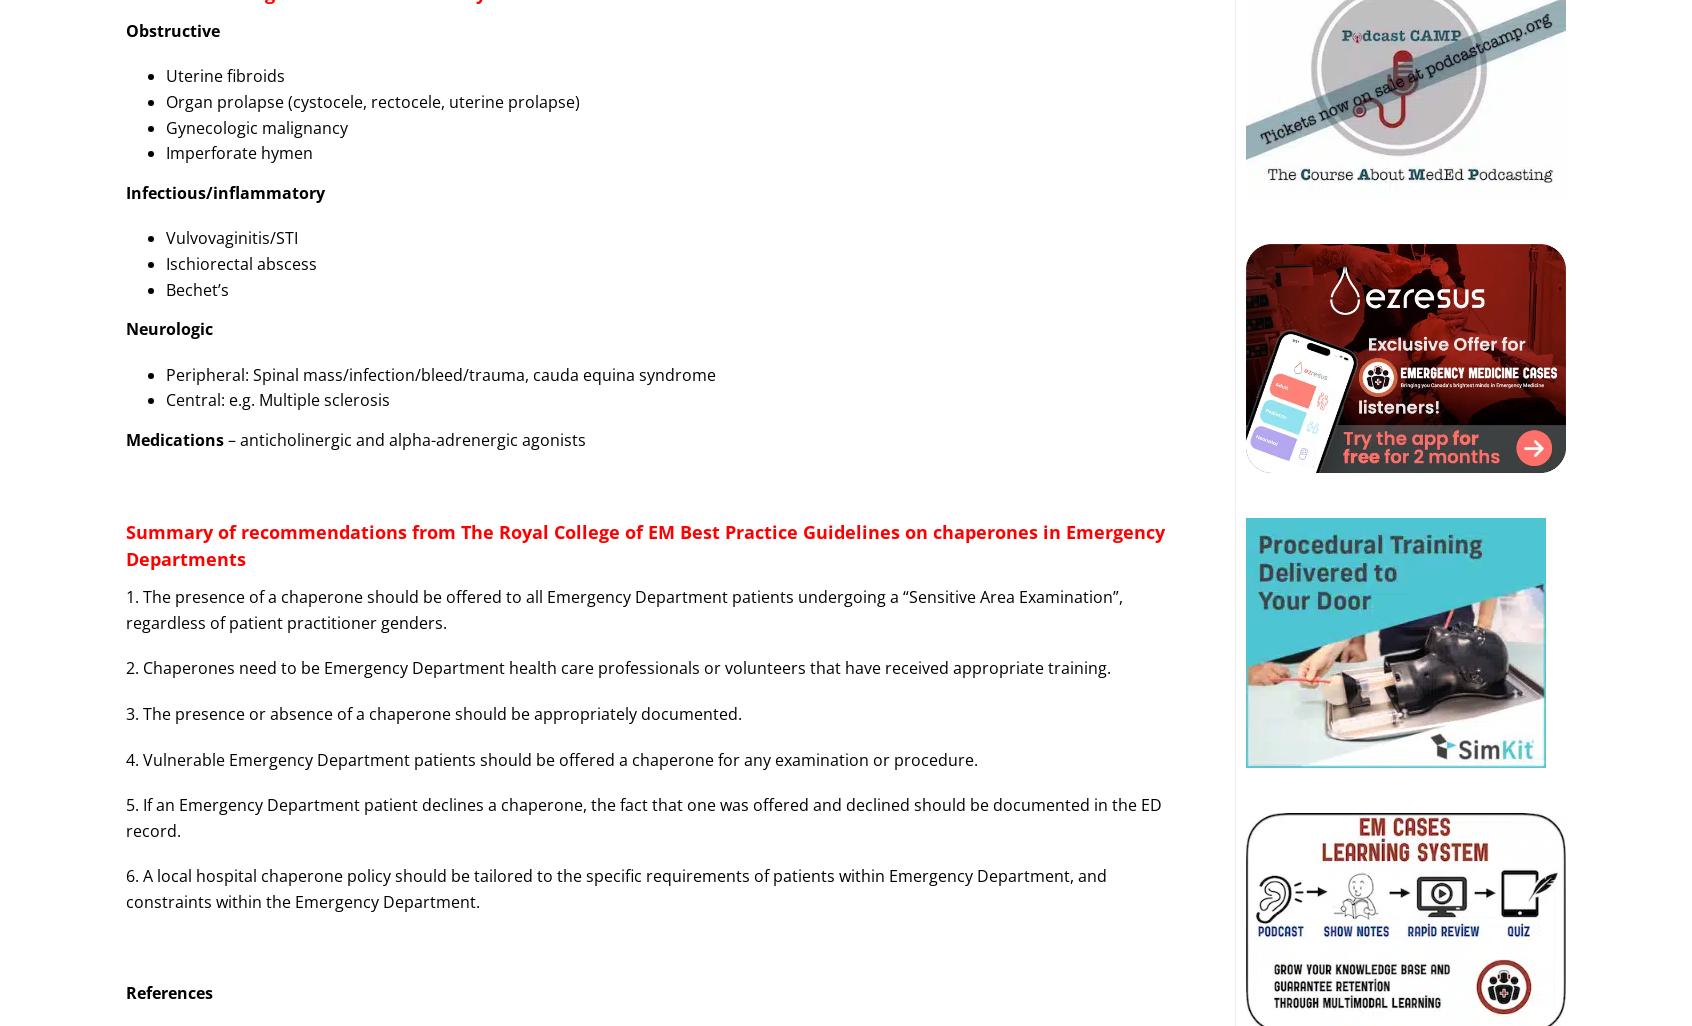 The image size is (1692, 1026). What do you see at coordinates (277, 399) in the screenshot?
I see `'Central: e.g. Multiple sclerosis'` at bounding box center [277, 399].